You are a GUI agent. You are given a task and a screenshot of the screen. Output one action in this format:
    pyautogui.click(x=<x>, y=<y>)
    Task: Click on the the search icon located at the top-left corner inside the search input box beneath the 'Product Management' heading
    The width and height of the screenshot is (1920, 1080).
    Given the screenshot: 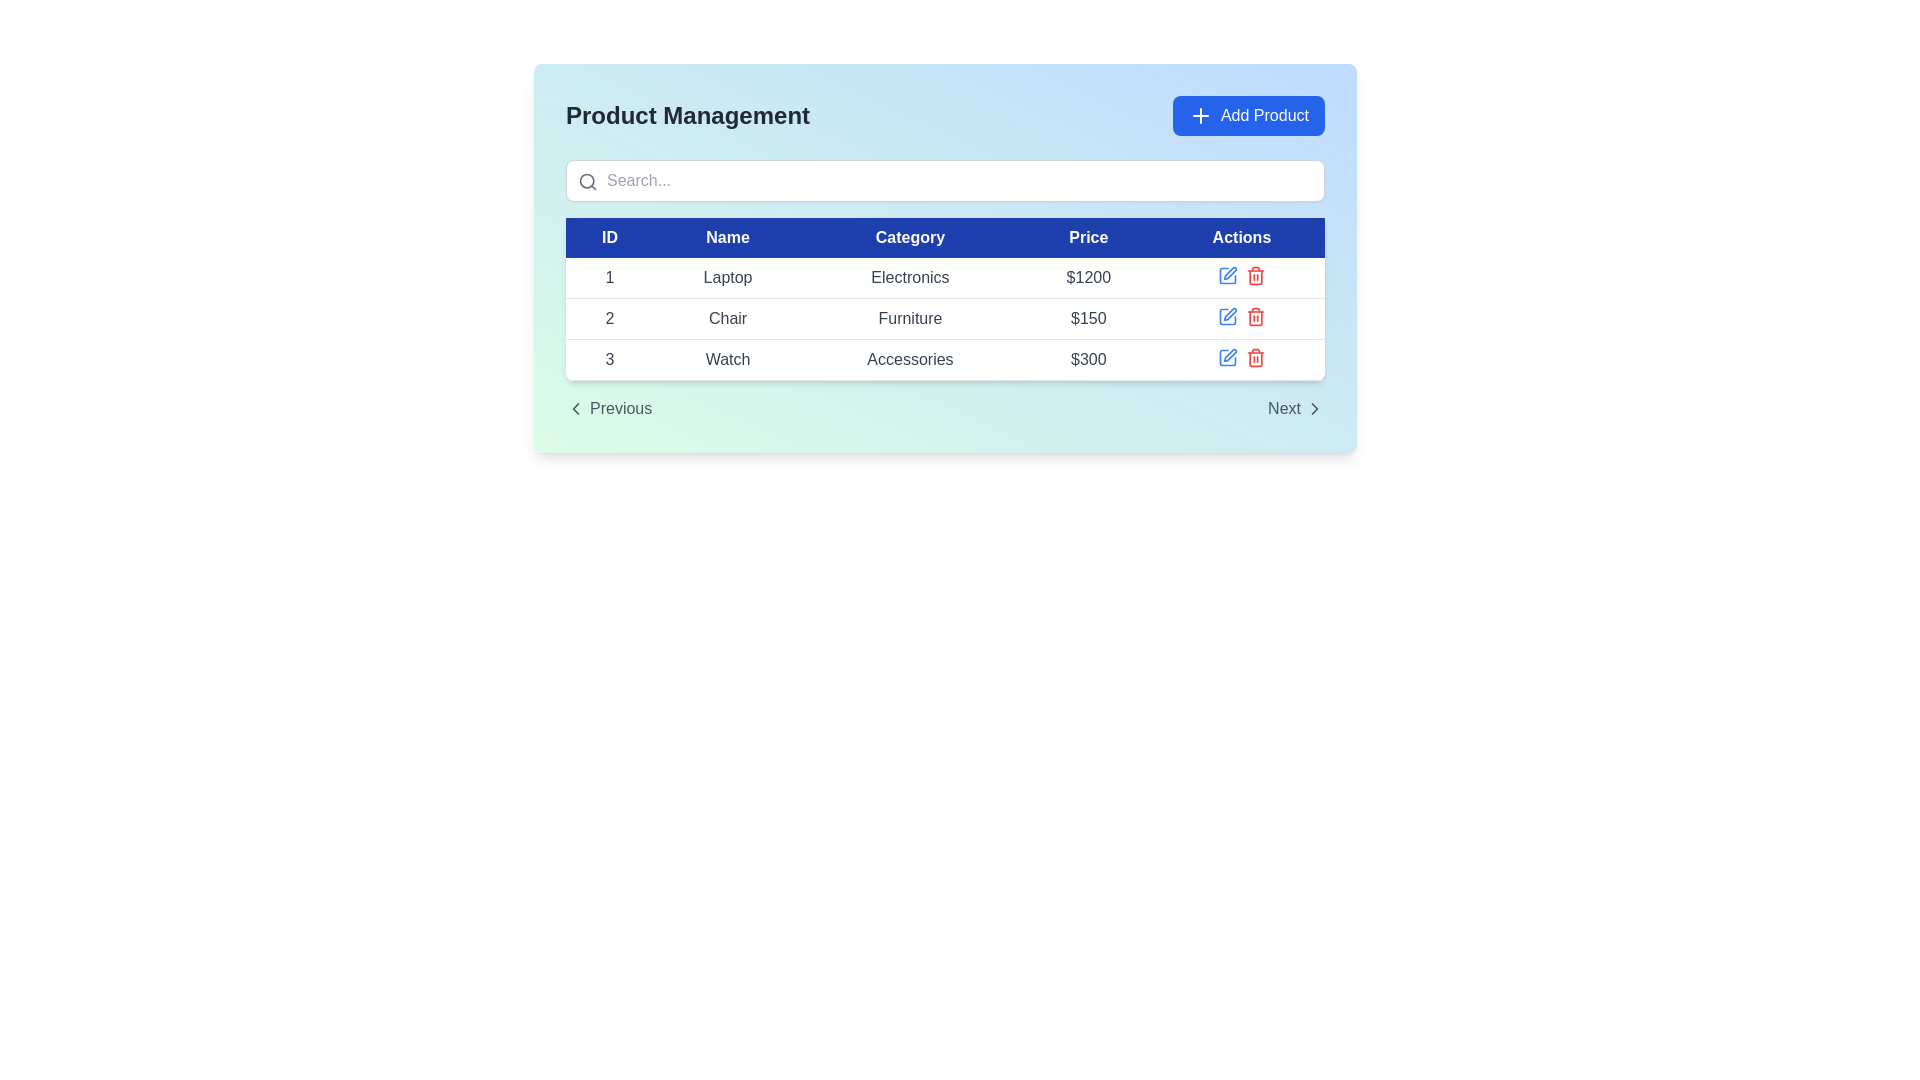 What is the action you would take?
    pyautogui.click(x=587, y=181)
    